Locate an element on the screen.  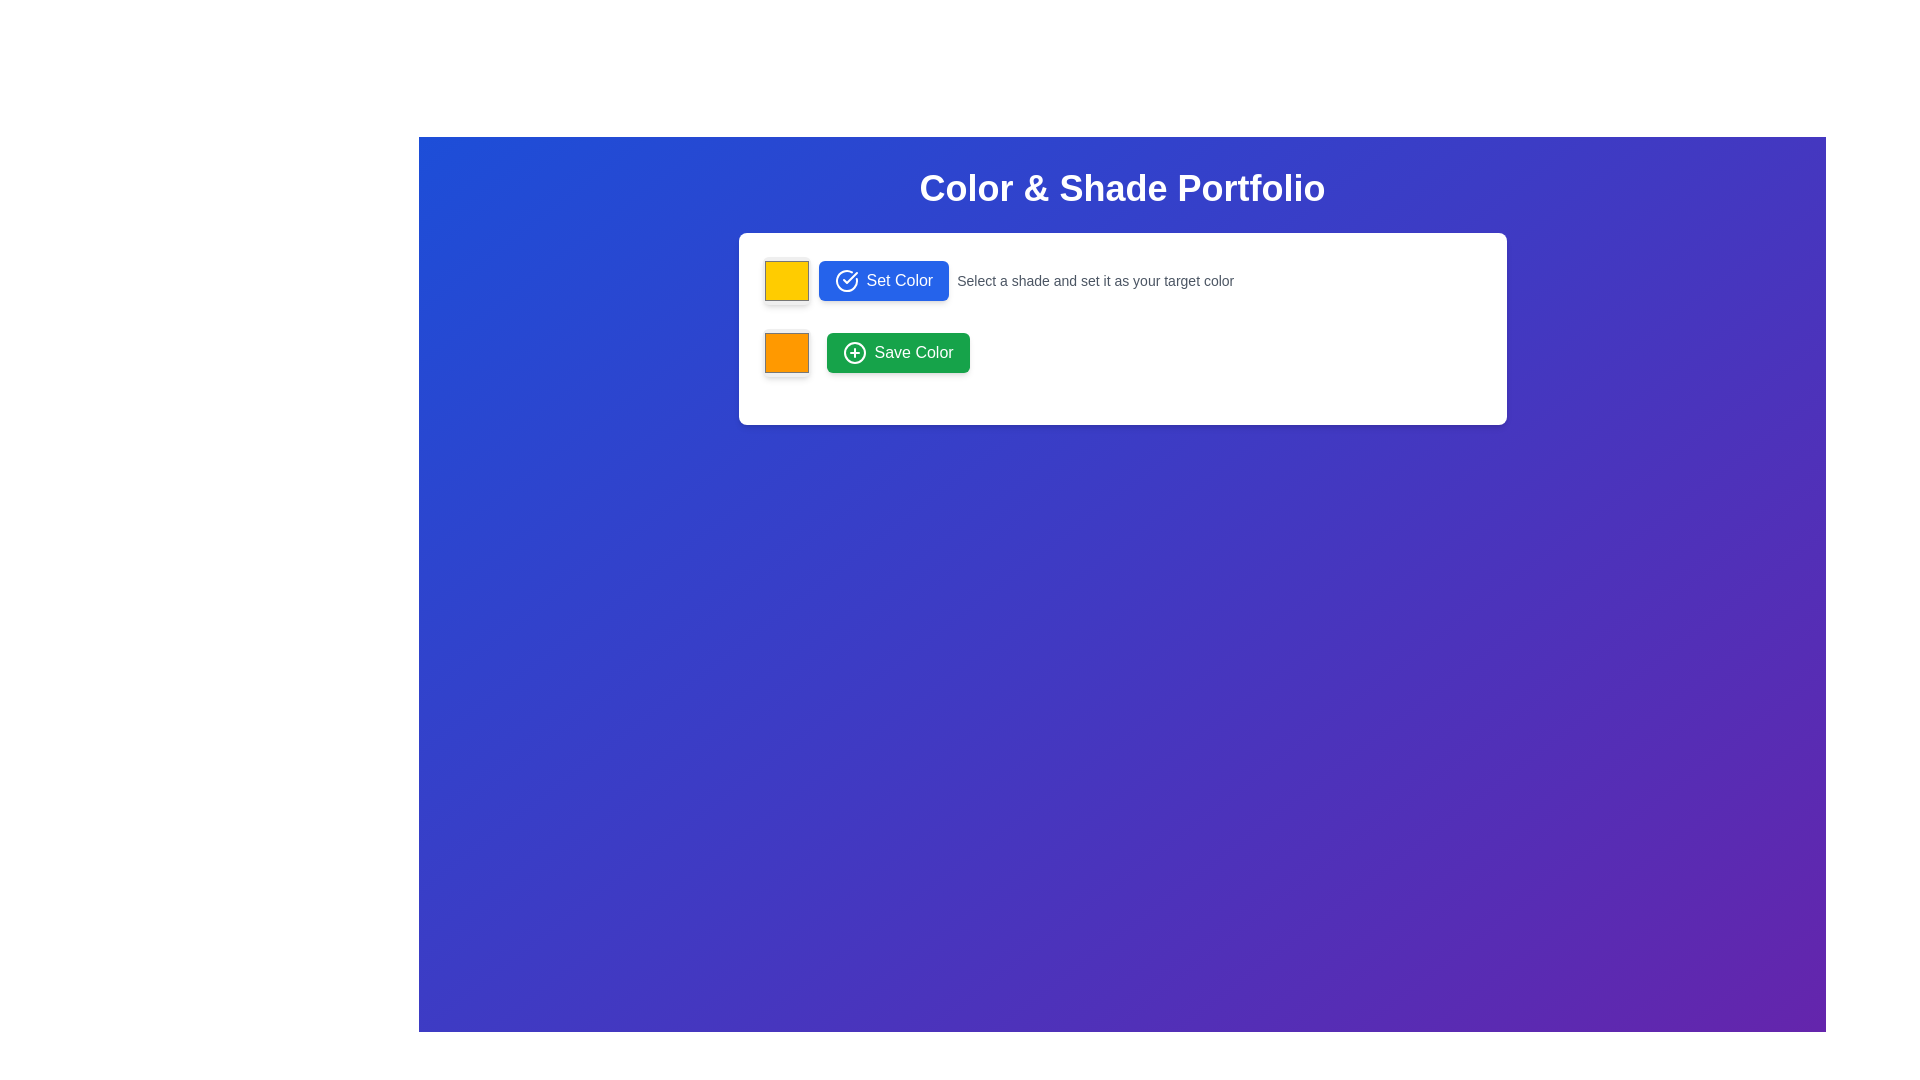
the color picker or display box located at the top-left corner of the card-like section is located at coordinates (785, 281).